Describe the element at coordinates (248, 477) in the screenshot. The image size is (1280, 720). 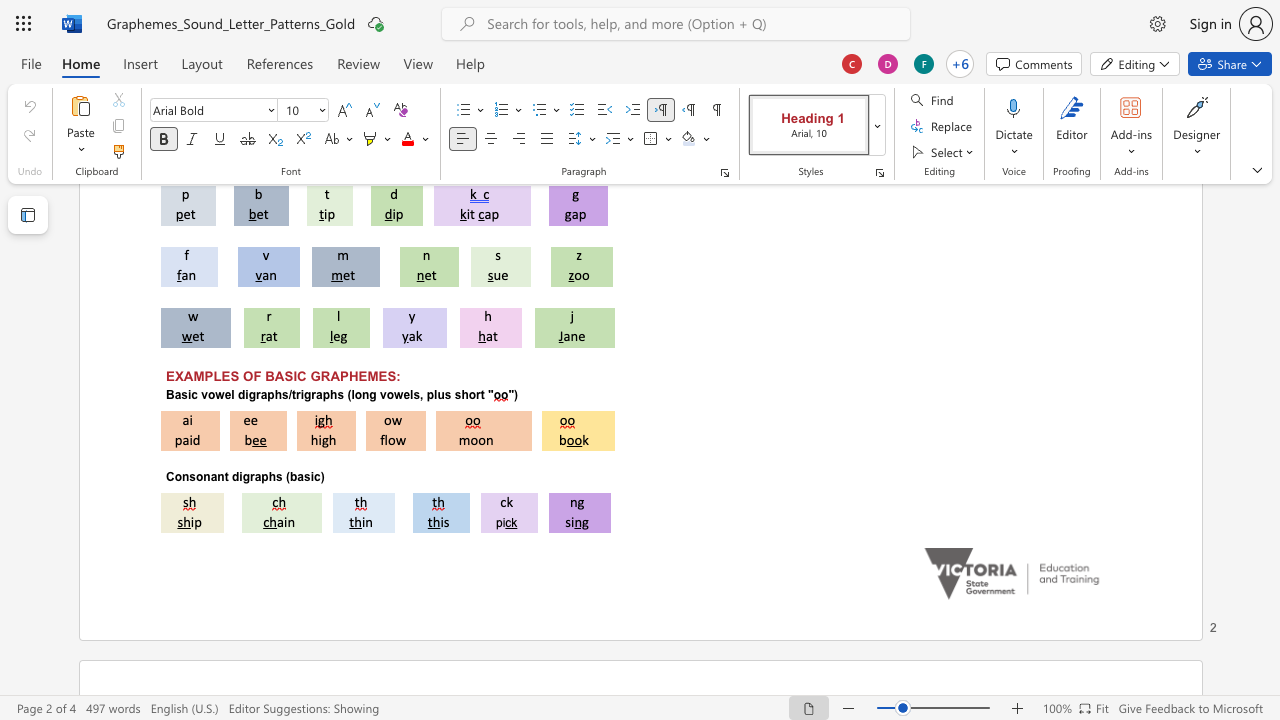
I see `the space between the continuous character "g" and "r" in the text` at that location.